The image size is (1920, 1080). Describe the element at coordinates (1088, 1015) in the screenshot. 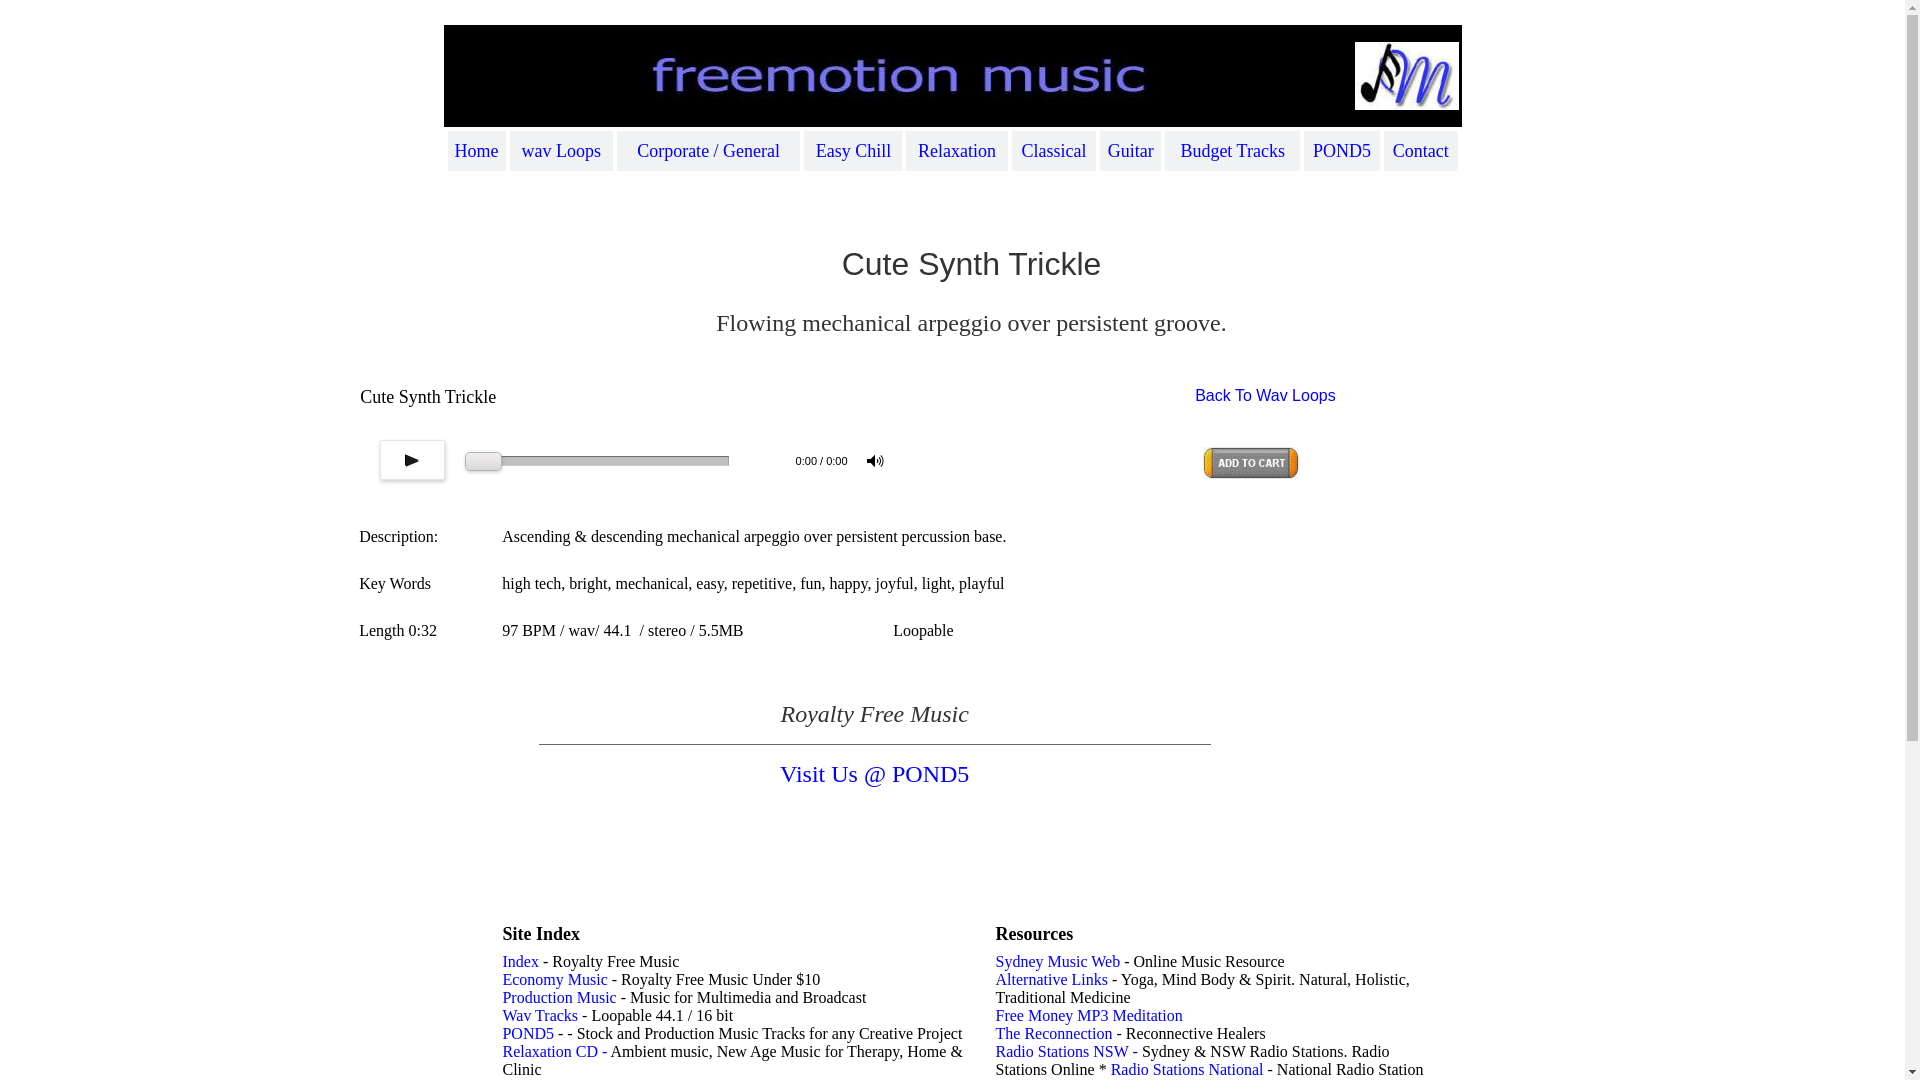

I see `'Free Money MP3 Meditation'` at that location.